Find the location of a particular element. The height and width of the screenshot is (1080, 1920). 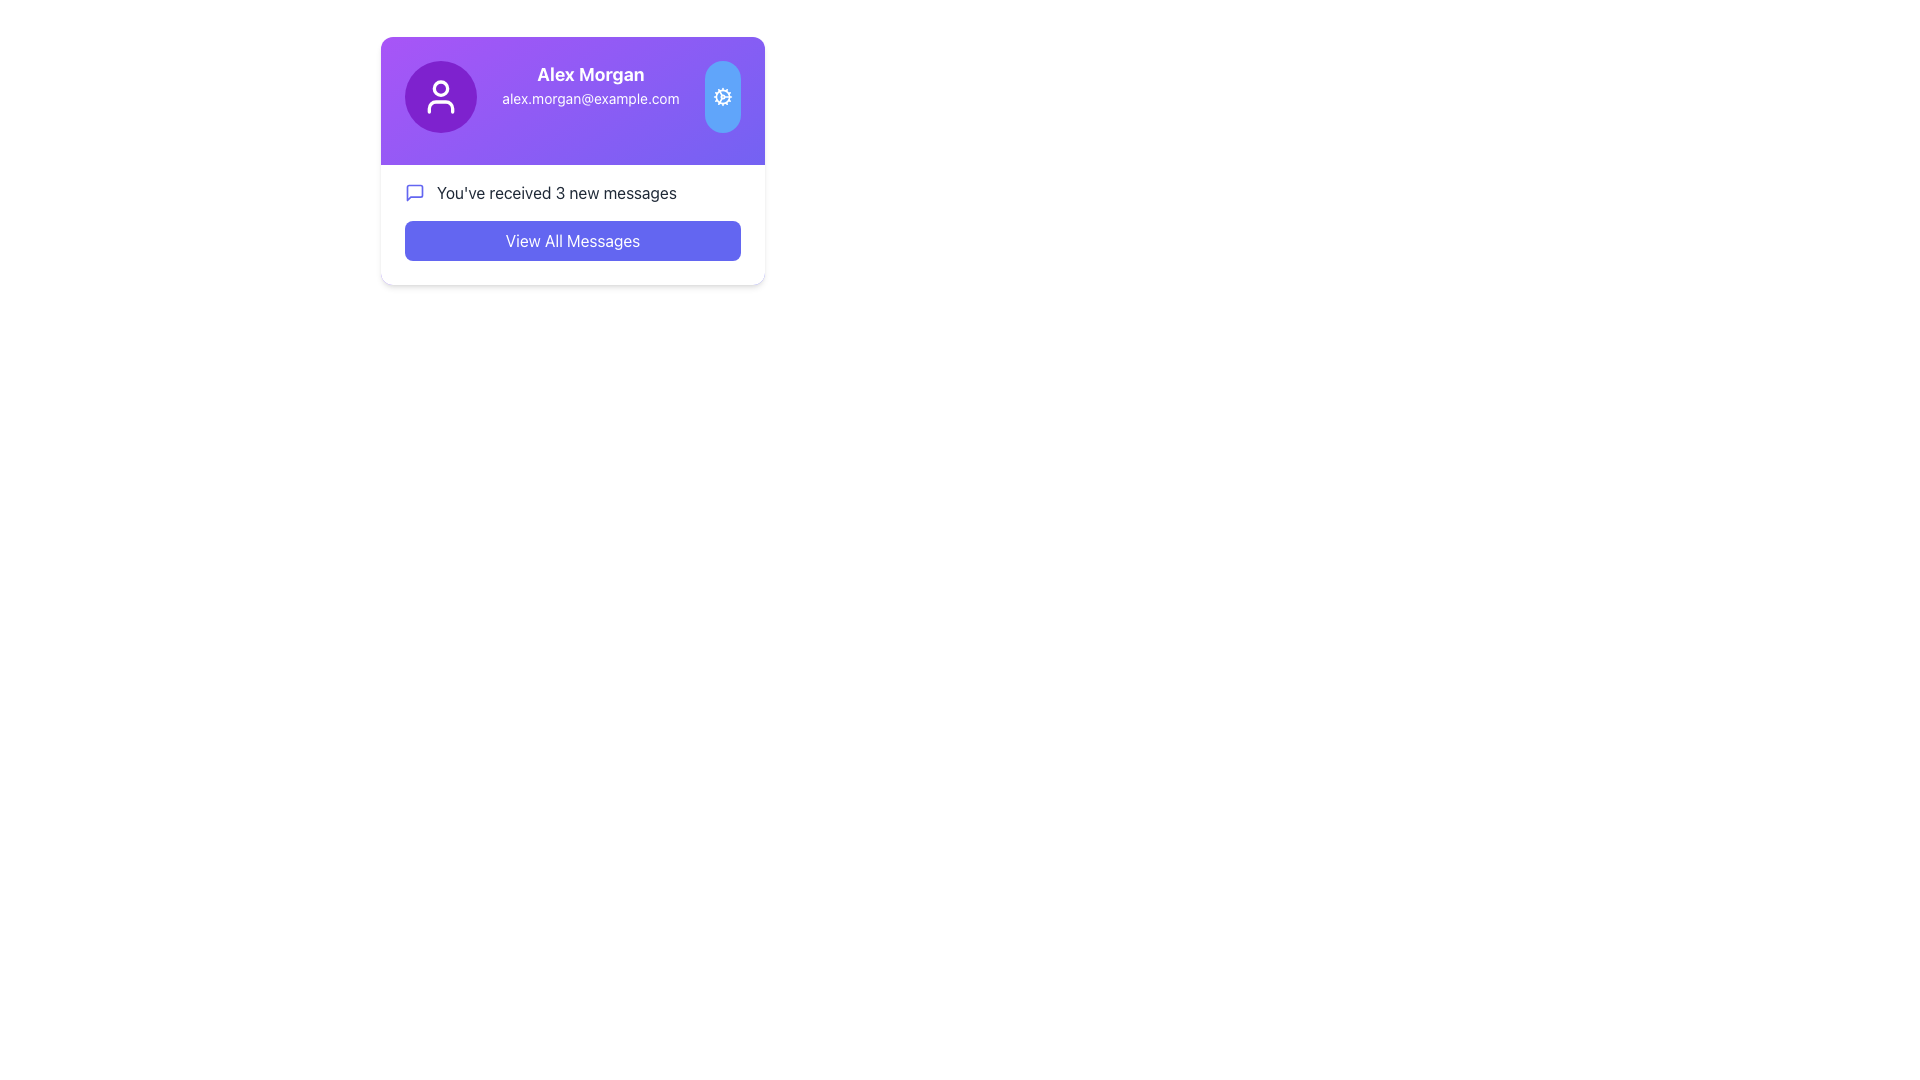

the circular blue button with a white cog icon located at the top right corner of the profile card, adjacent to the text 'Alex Morgan alex.morgan@example.com' is located at coordinates (722, 96).